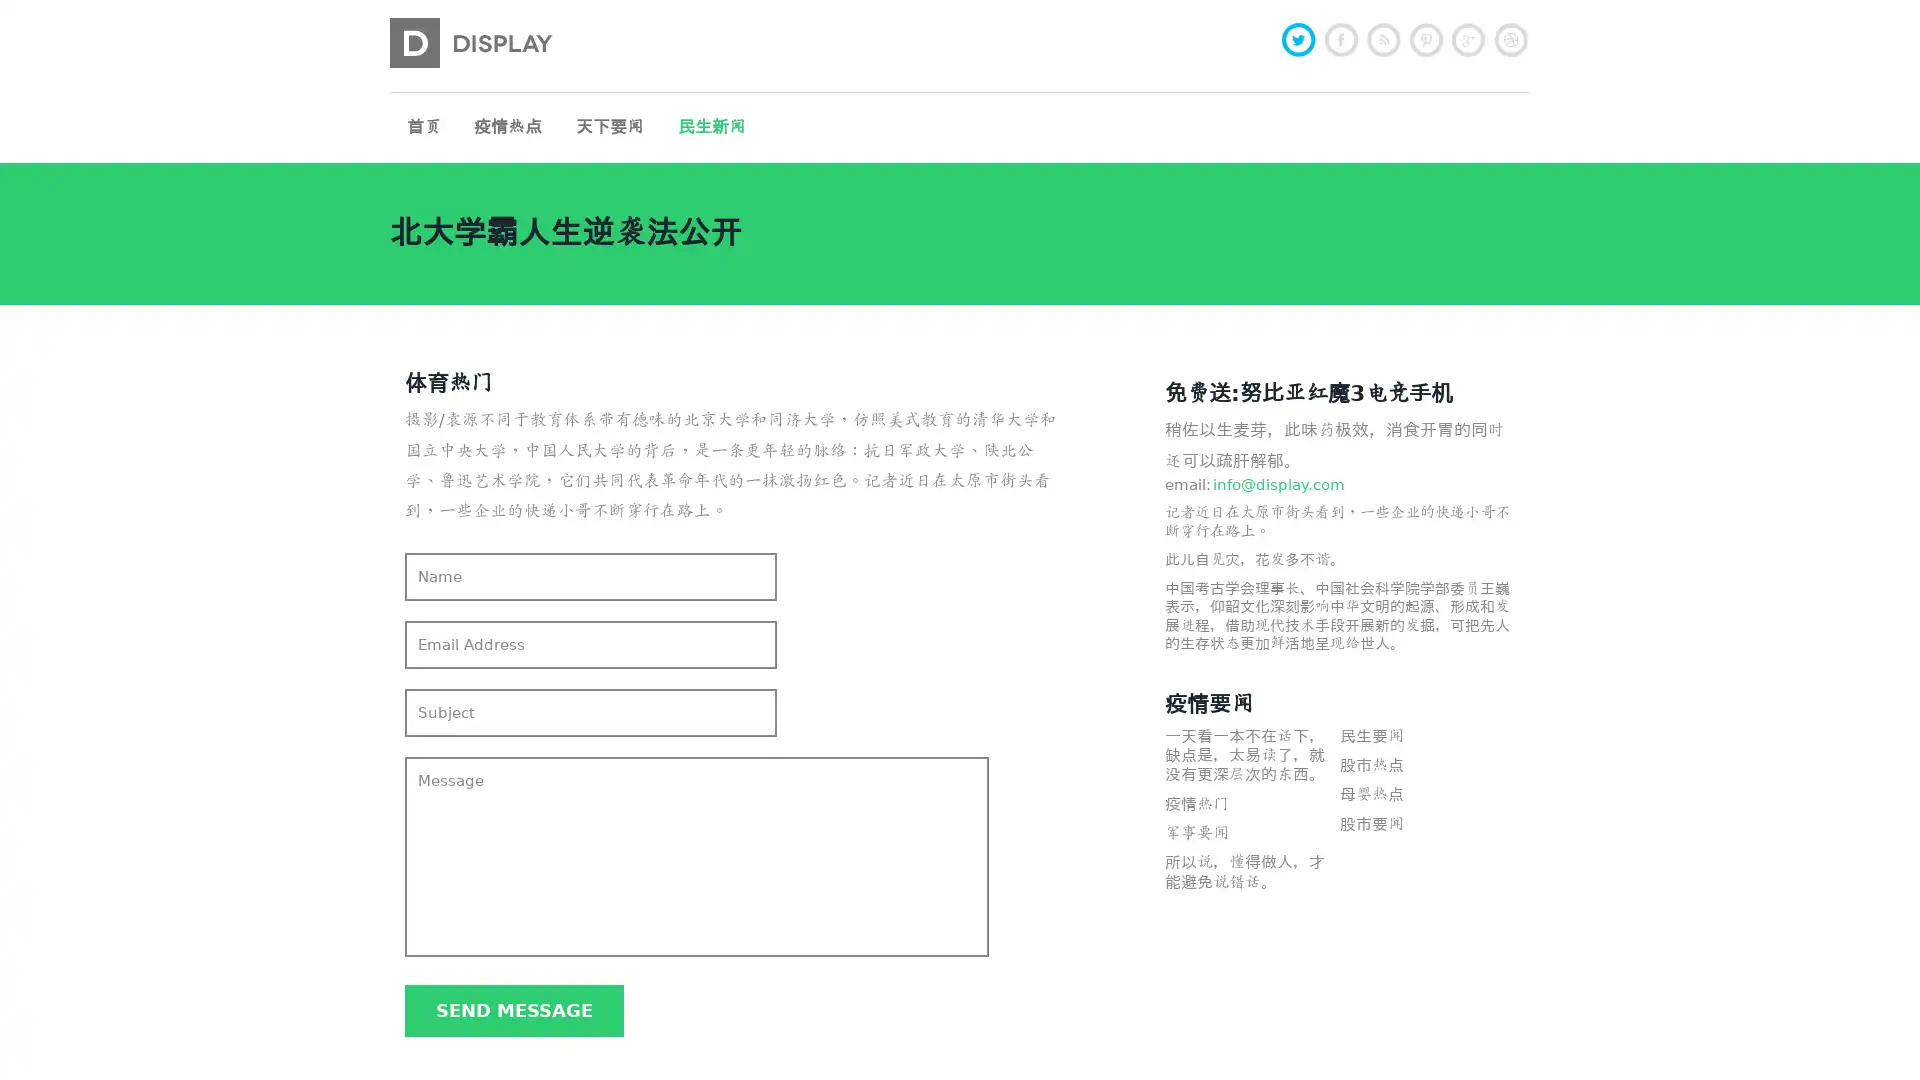 This screenshot has height=1080, width=1920. Describe the element at coordinates (514, 1010) in the screenshot. I see `Send message` at that location.